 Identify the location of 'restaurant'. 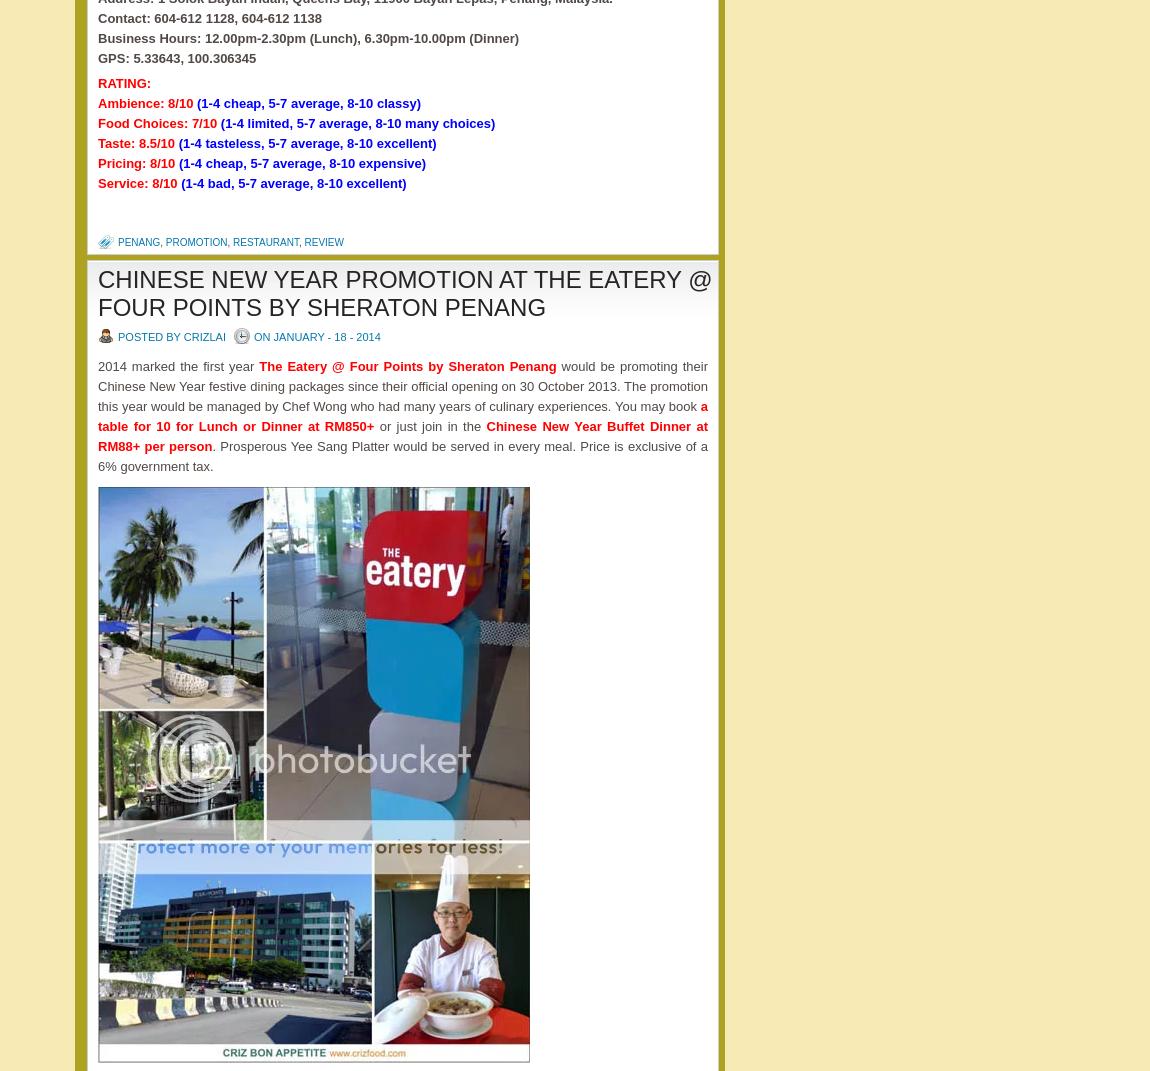
(264, 241).